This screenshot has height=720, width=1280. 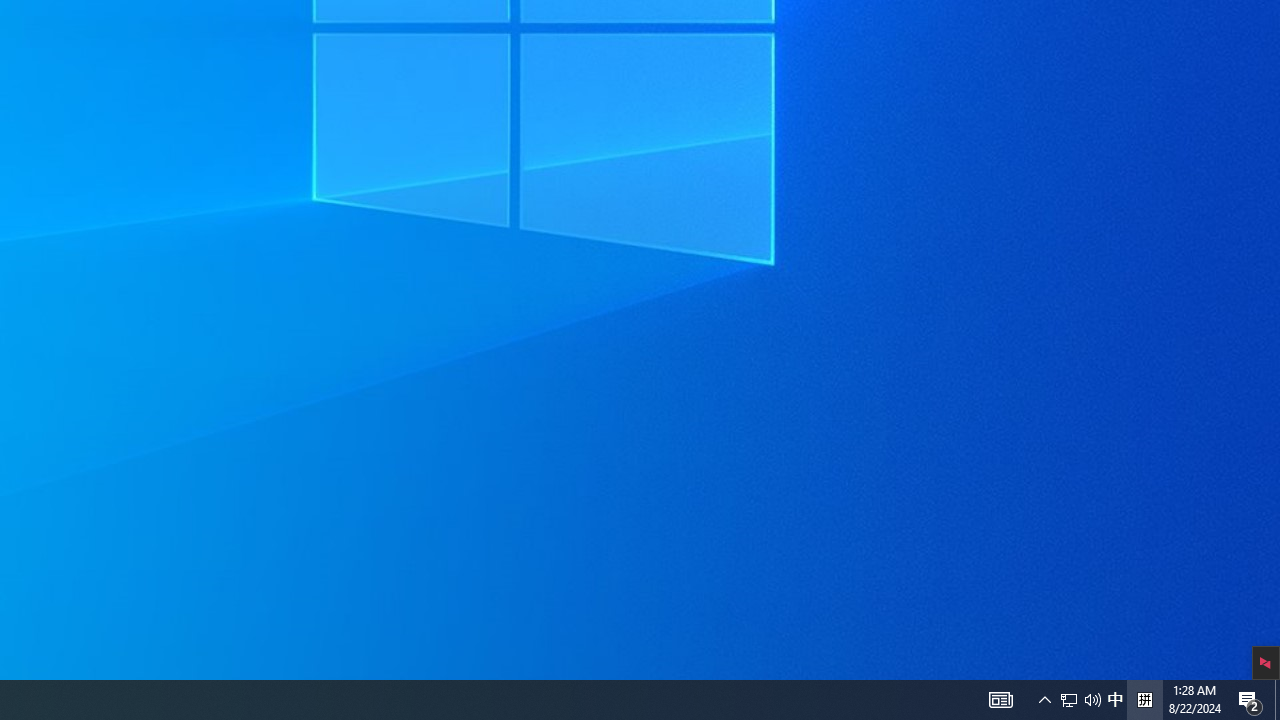 I want to click on 'Tray Input Indicator - Chinese (Simplified, China)', so click(x=1144, y=698).